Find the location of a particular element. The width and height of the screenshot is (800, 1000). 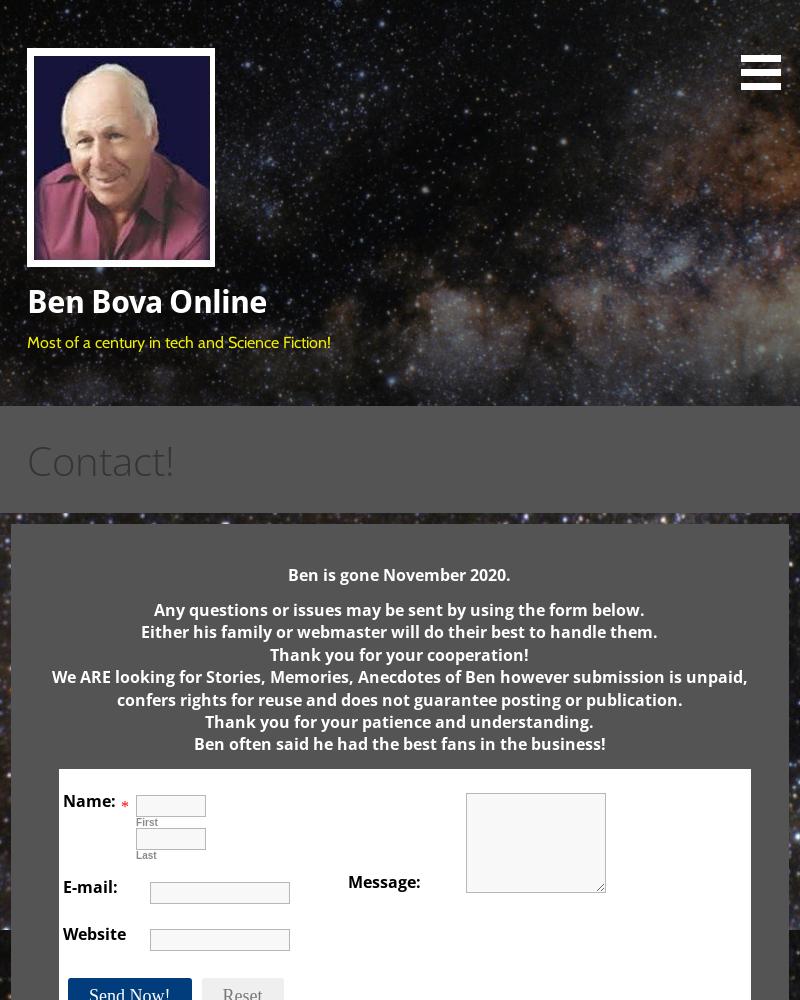

'Any questions or issues may be sent by using the form below.' is located at coordinates (398, 609).